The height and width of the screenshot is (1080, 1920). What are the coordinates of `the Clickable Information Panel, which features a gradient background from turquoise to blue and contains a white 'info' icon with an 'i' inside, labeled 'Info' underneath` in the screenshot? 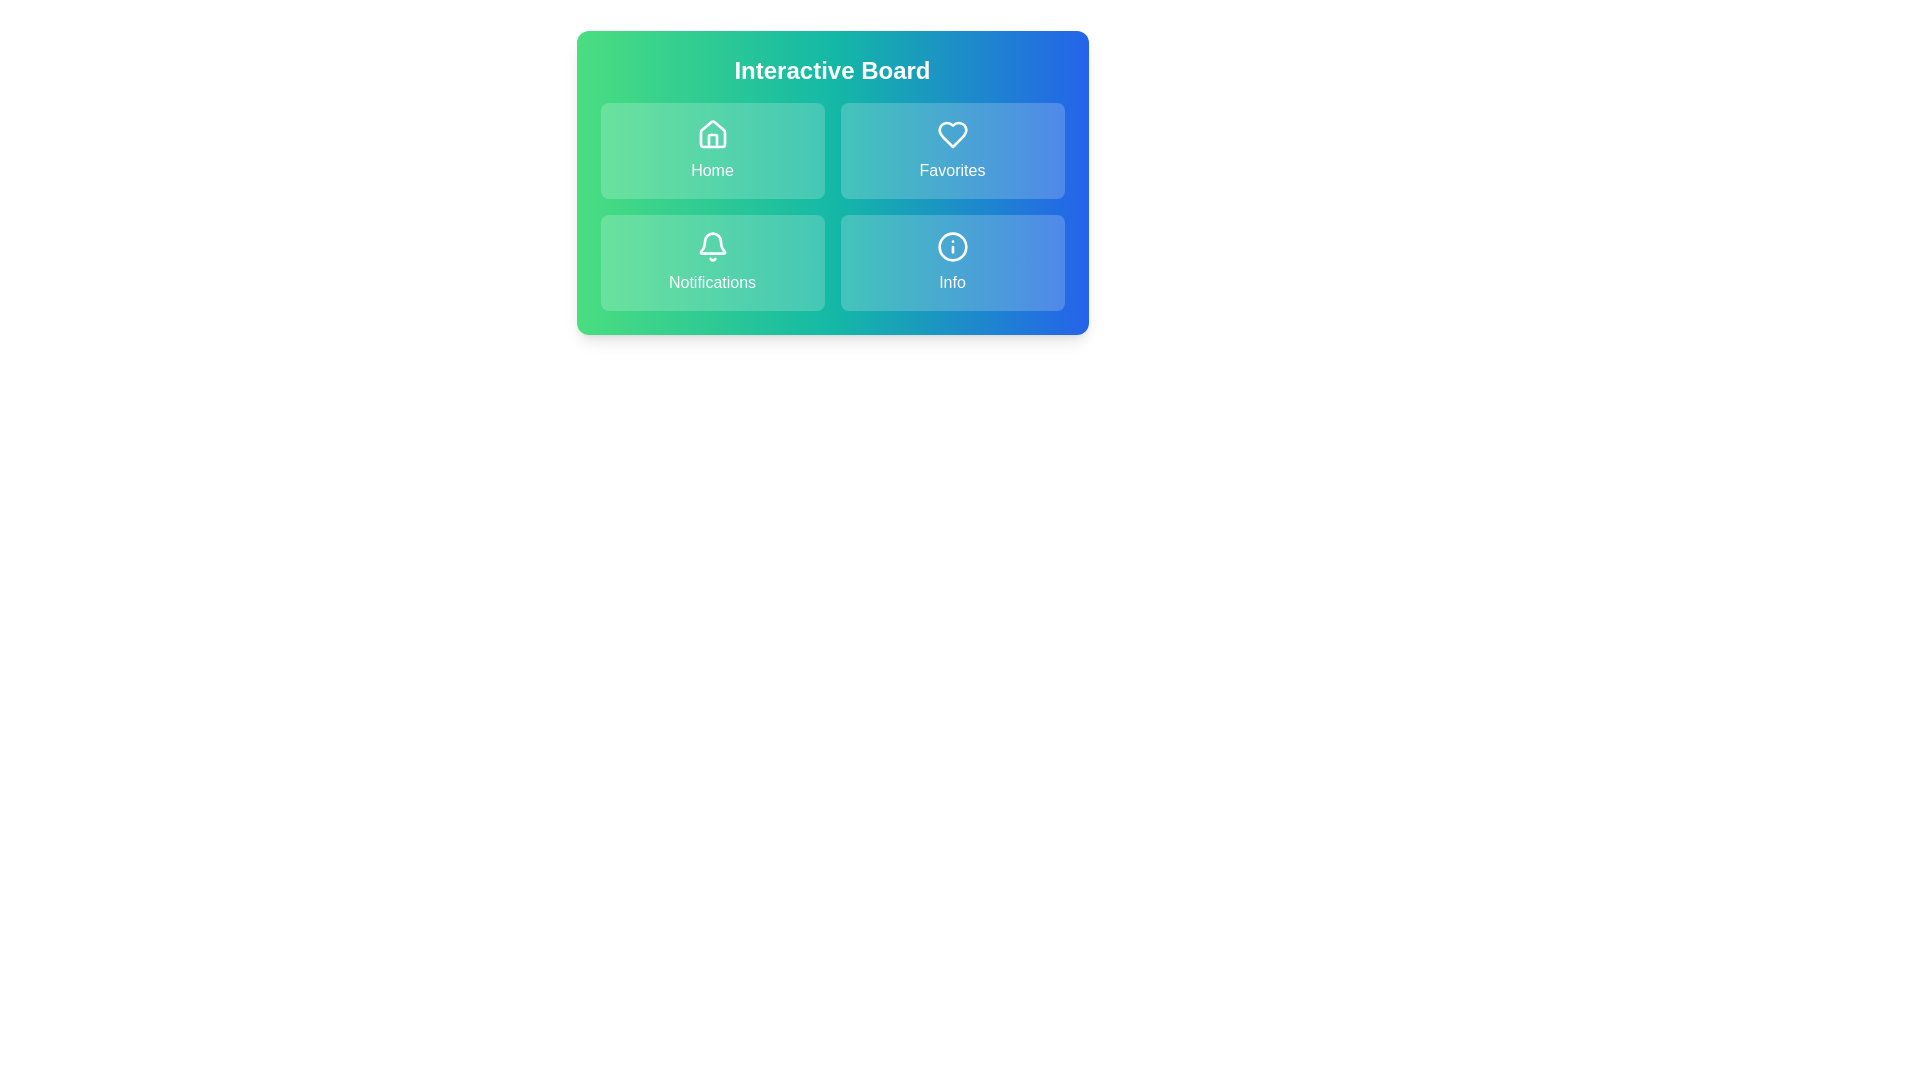 It's located at (951, 261).